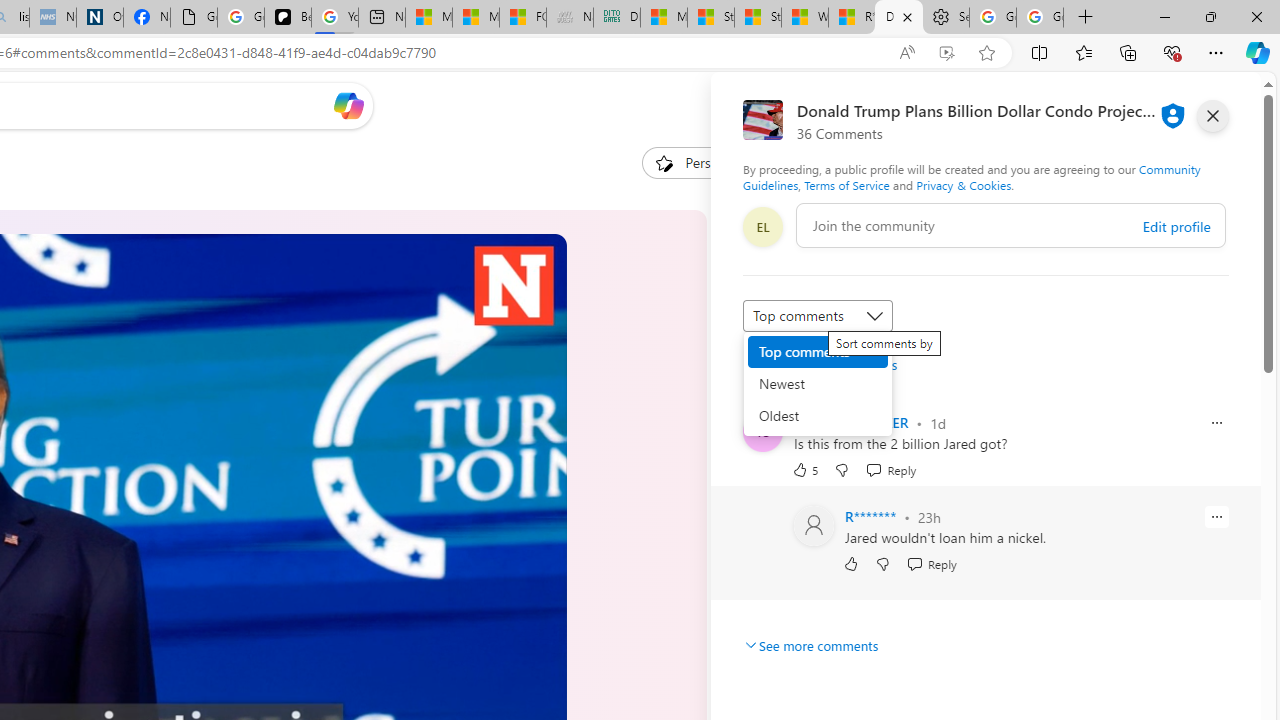 This screenshot has width=1280, height=720. Describe the element at coordinates (1176, 225) in the screenshot. I see `'Edit profile'` at that location.